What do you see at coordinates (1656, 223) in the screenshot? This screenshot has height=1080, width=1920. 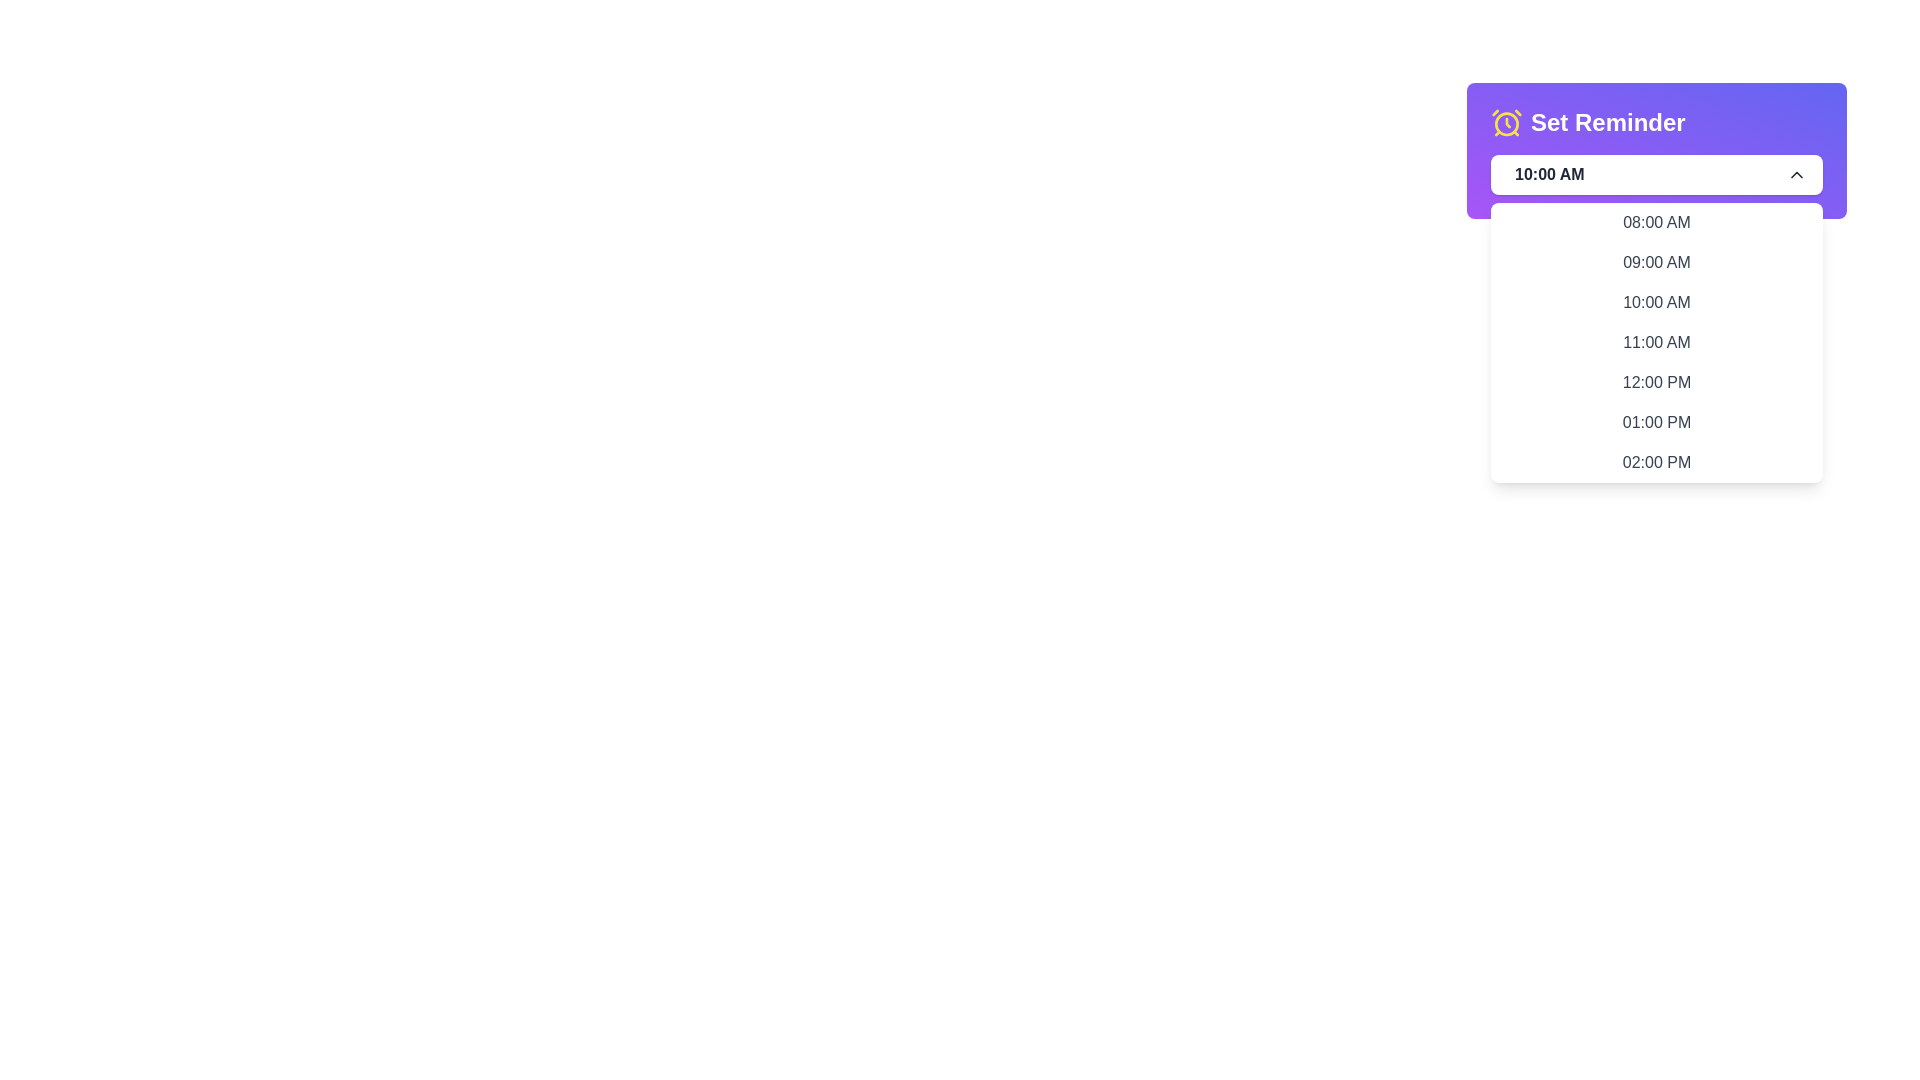 I see `the dropdown menu item displaying '08:00 AM'` at bounding box center [1656, 223].